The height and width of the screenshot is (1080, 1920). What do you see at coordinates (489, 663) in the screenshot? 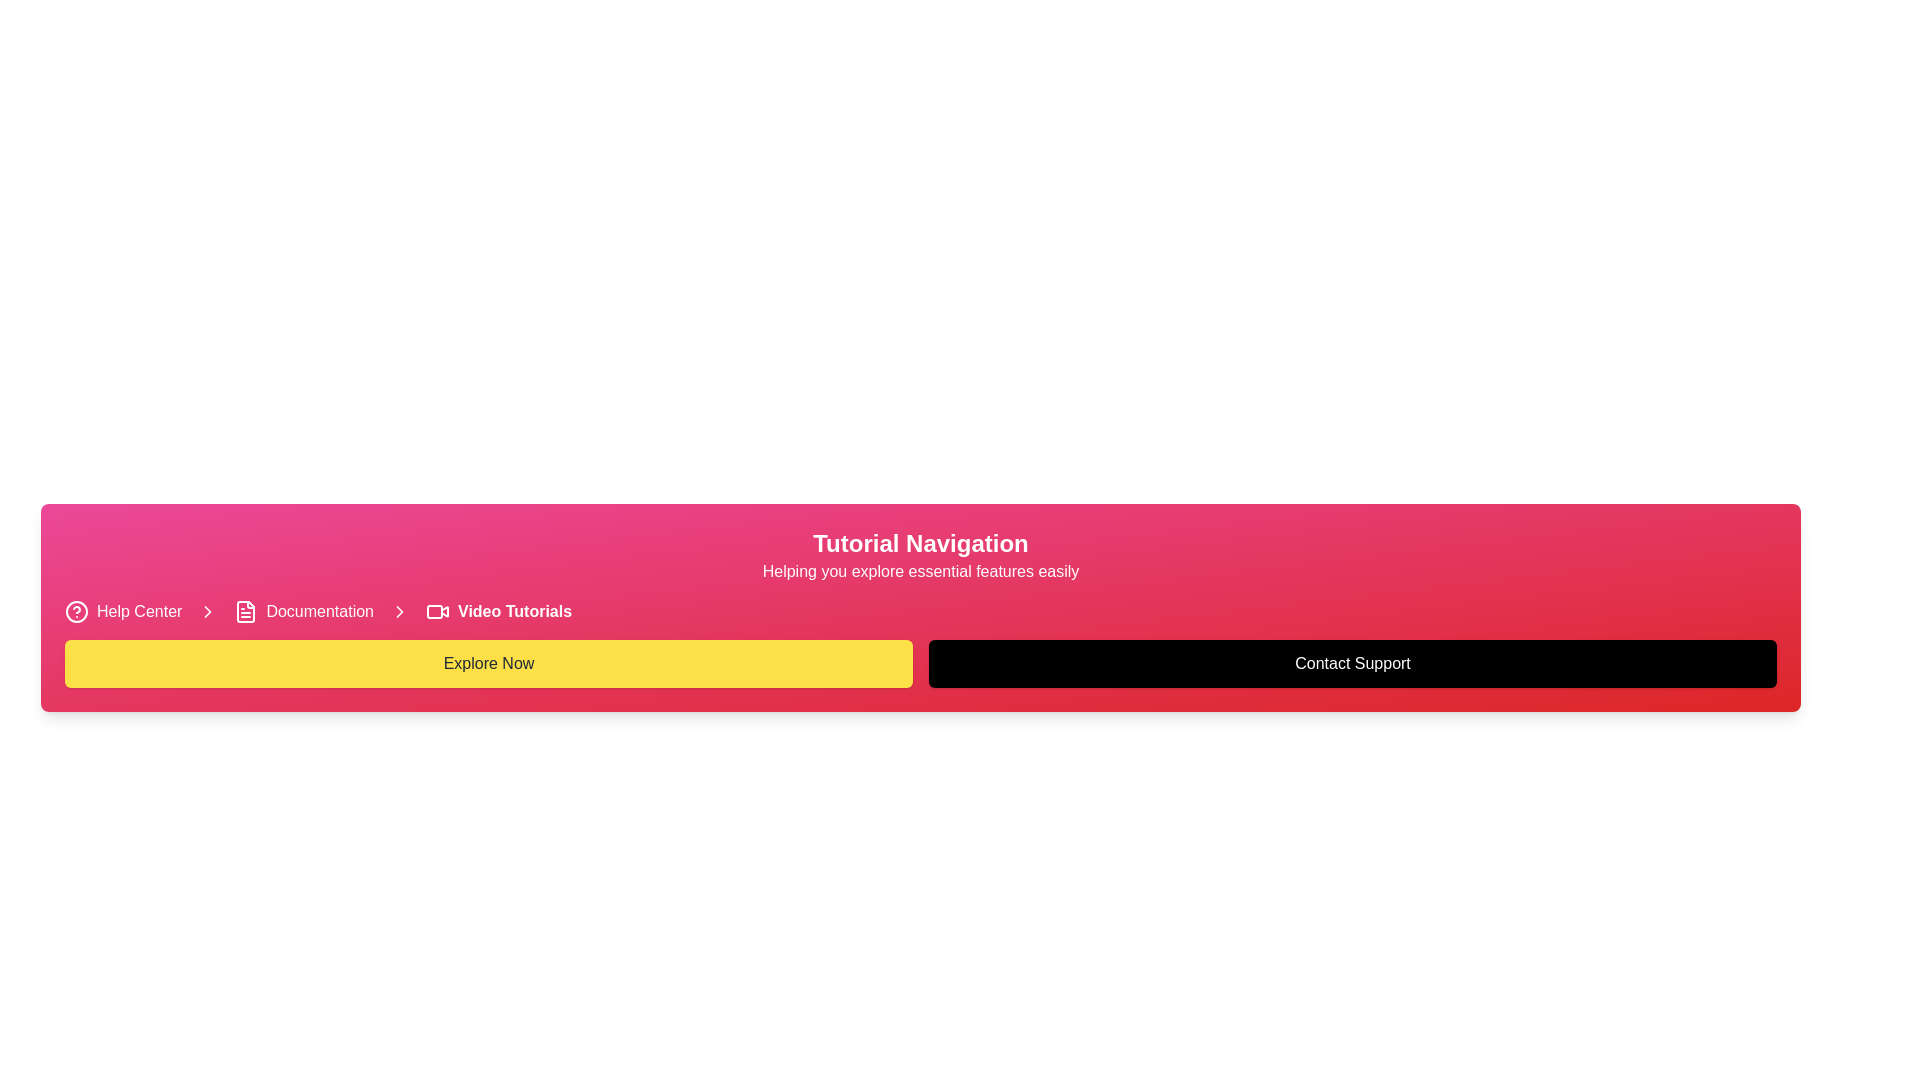
I see `the yellow rectangular 'Explore Now' button with rounded corners` at bounding box center [489, 663].